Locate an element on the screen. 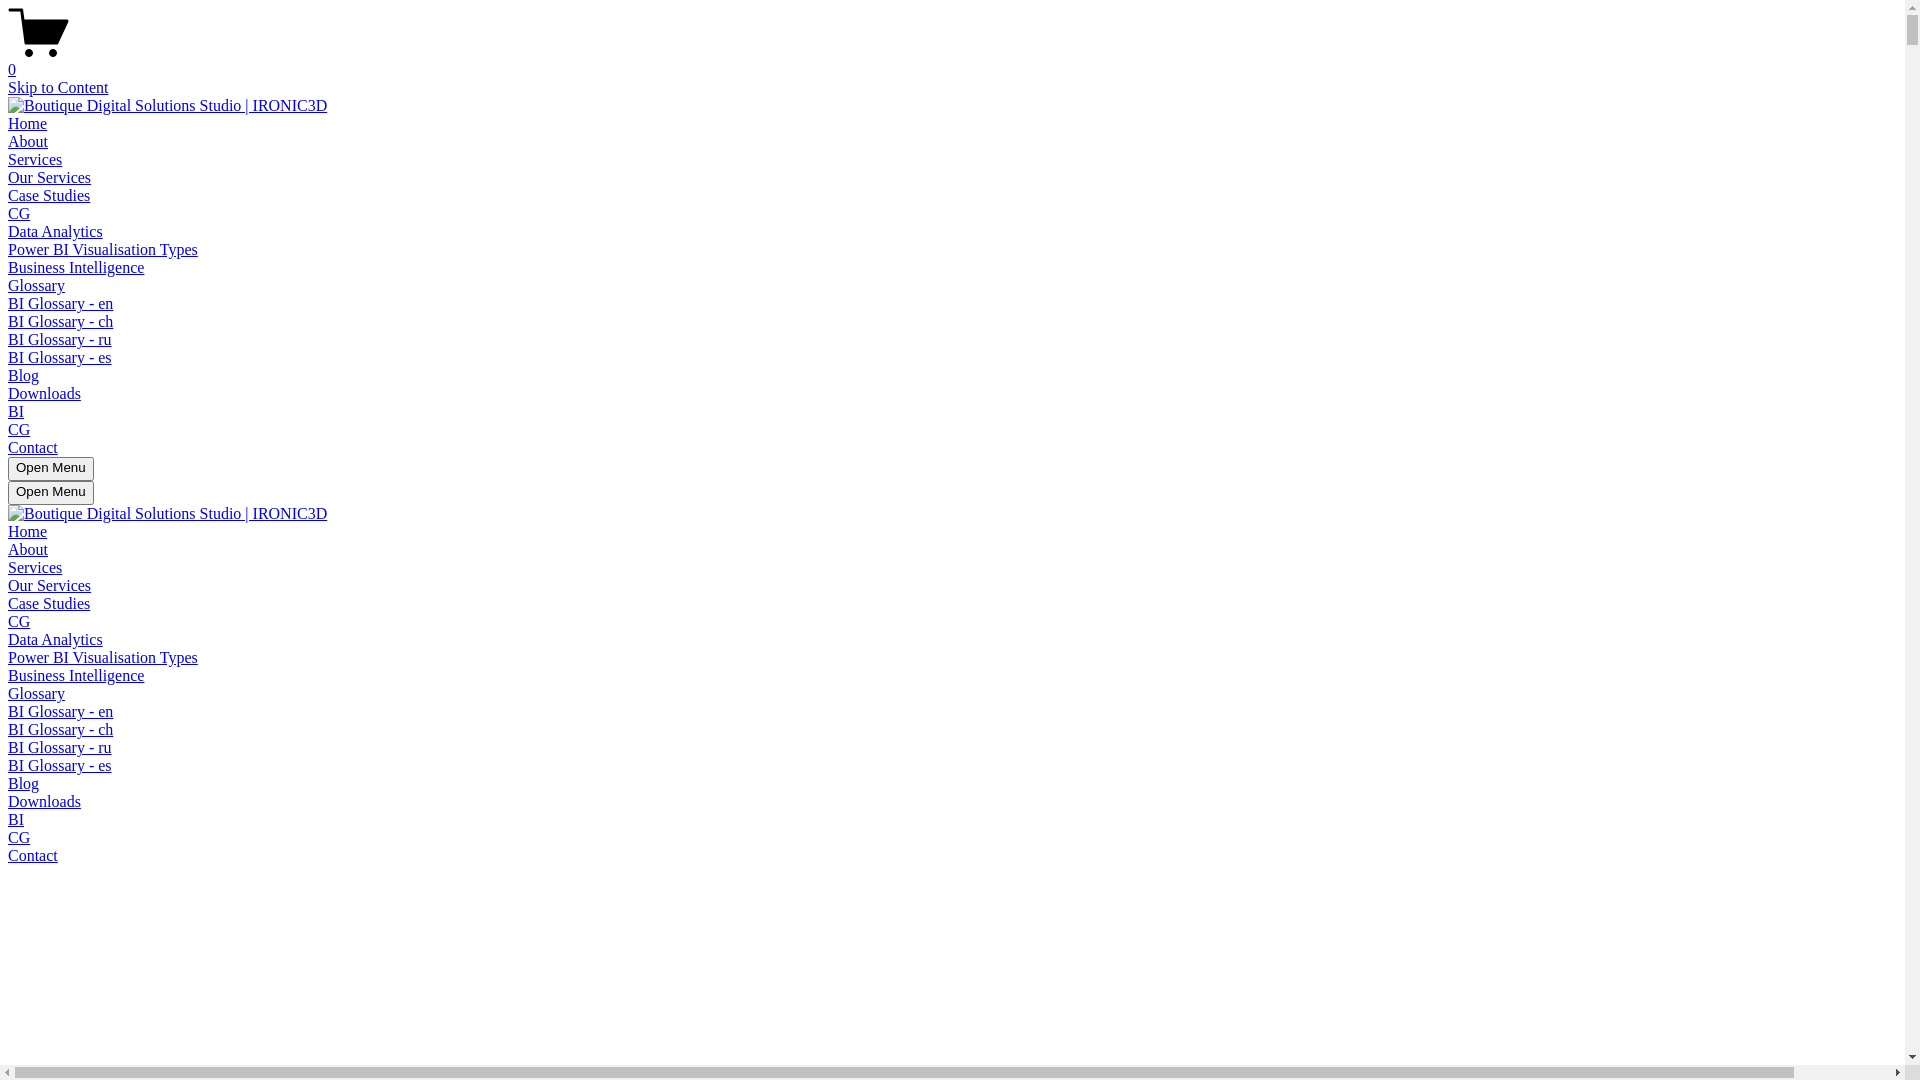 The height and width of the screenshot is (1080, 1920). 'BI' is located at coordinates (8, 410).